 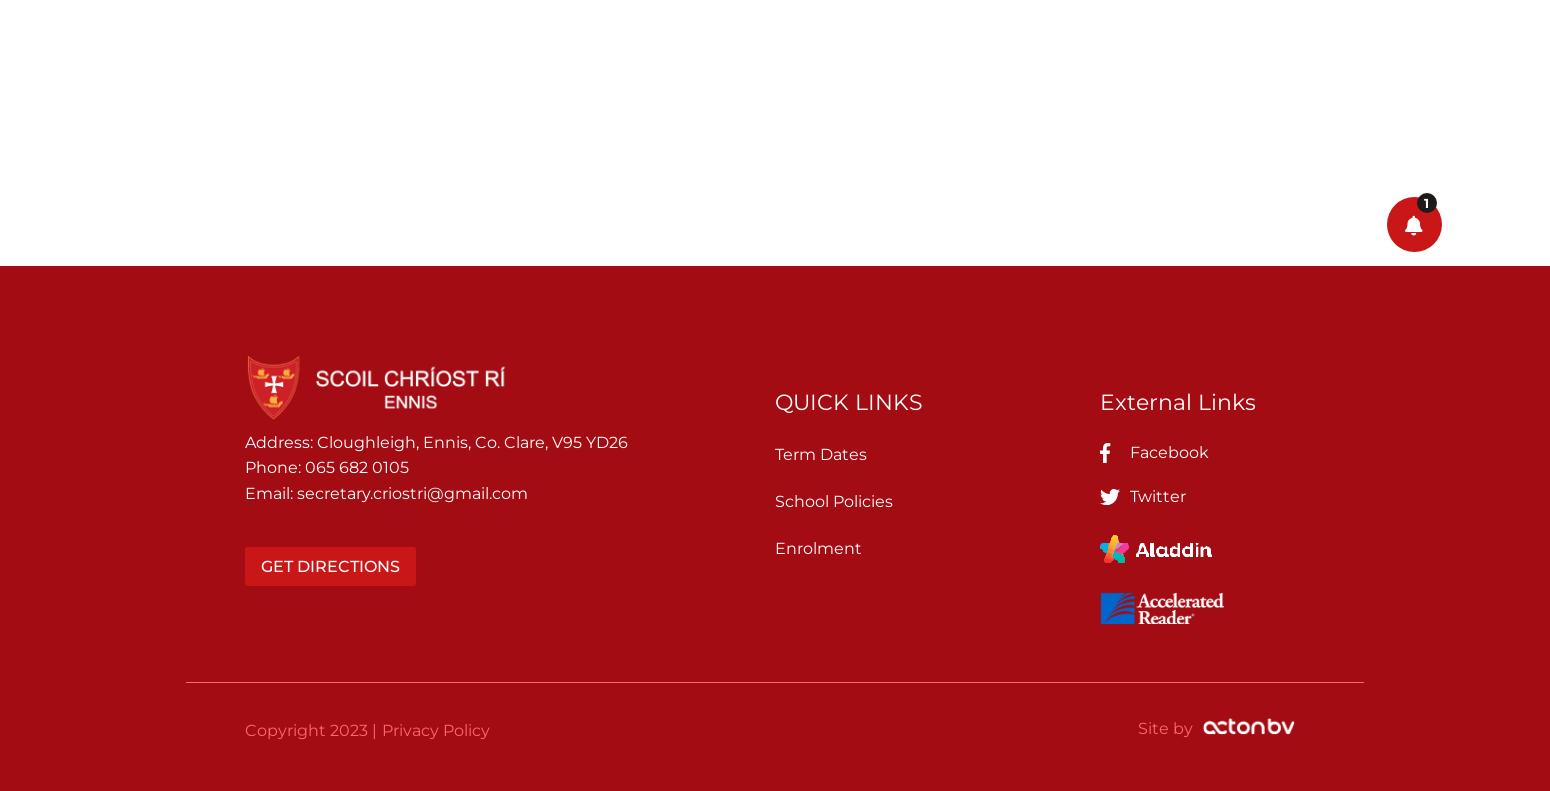 What do you see at coordinates (412, 491) in the screenshot?
I see `'secretary.criostri@gmail.com'` at bounding box center [412, 491].